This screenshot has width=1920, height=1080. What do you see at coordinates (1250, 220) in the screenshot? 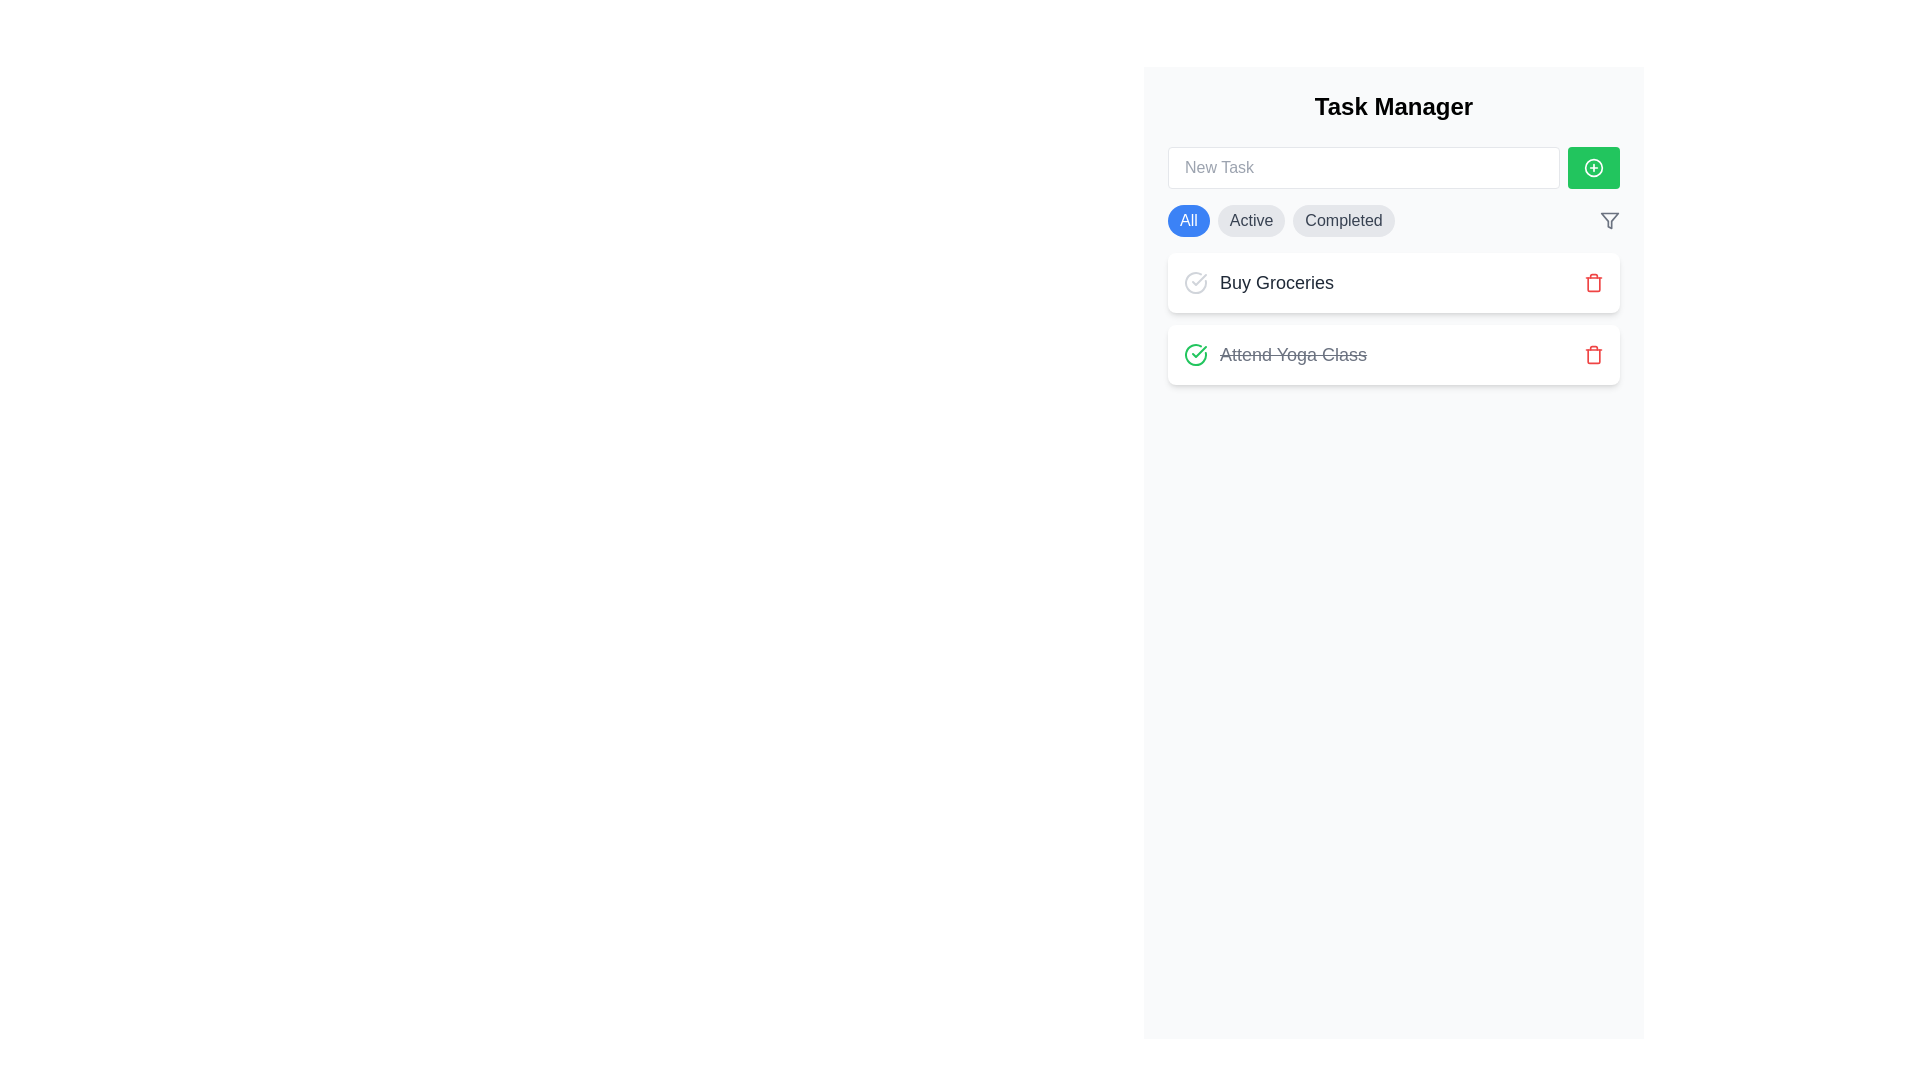
I see `the 'Active' button, which is the second button in a horizontal group near the top of the interface` at bounding box center [1250, 220].